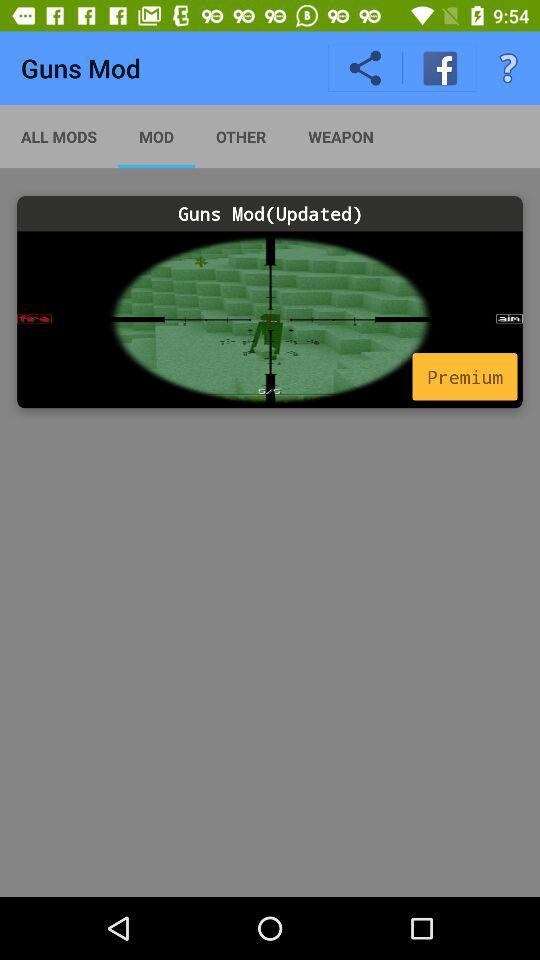 This screenshot has height=960, width=540. Describe the element at coordinates (340, 135) in the screenshot. I see `item next to other icon` at that location.